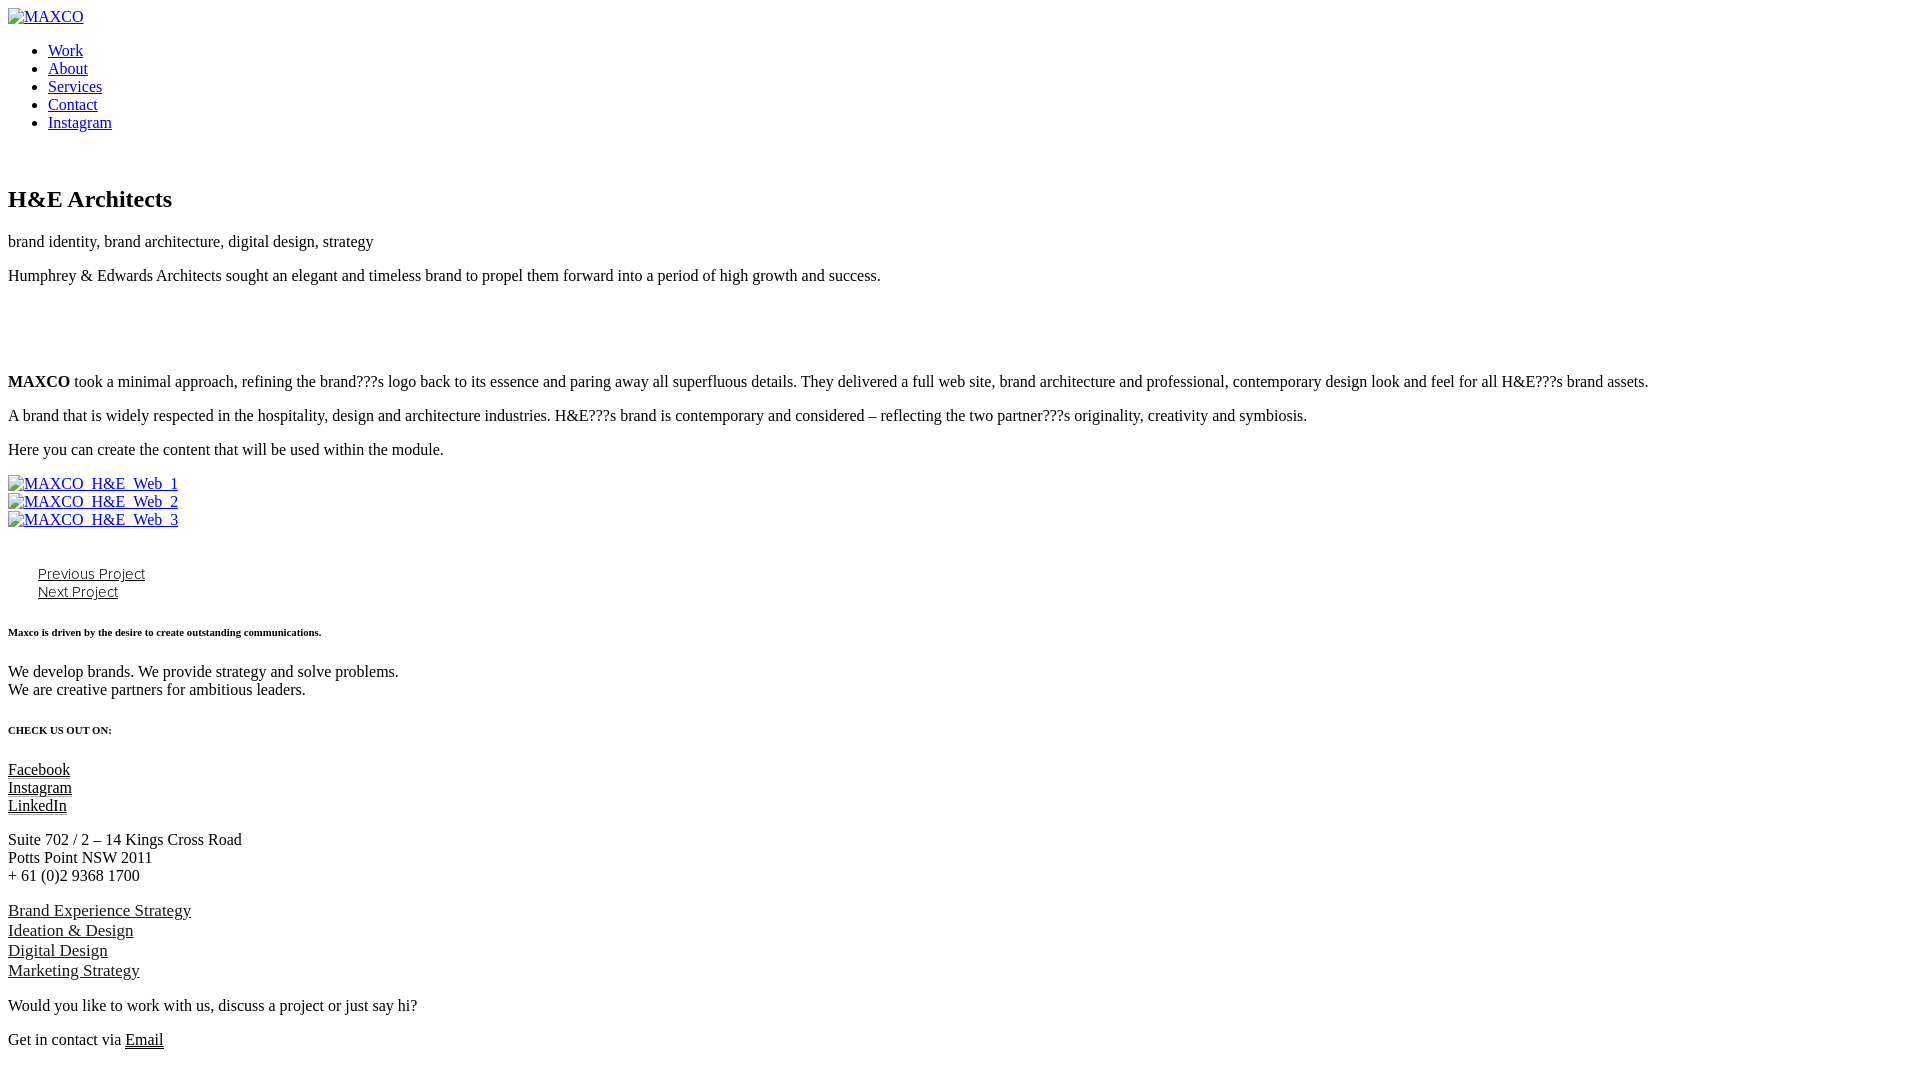  What do you see at coordinates (37, 805) in the screenshot?
I see `'LinkedIn'` at bounding box center [37, 805].